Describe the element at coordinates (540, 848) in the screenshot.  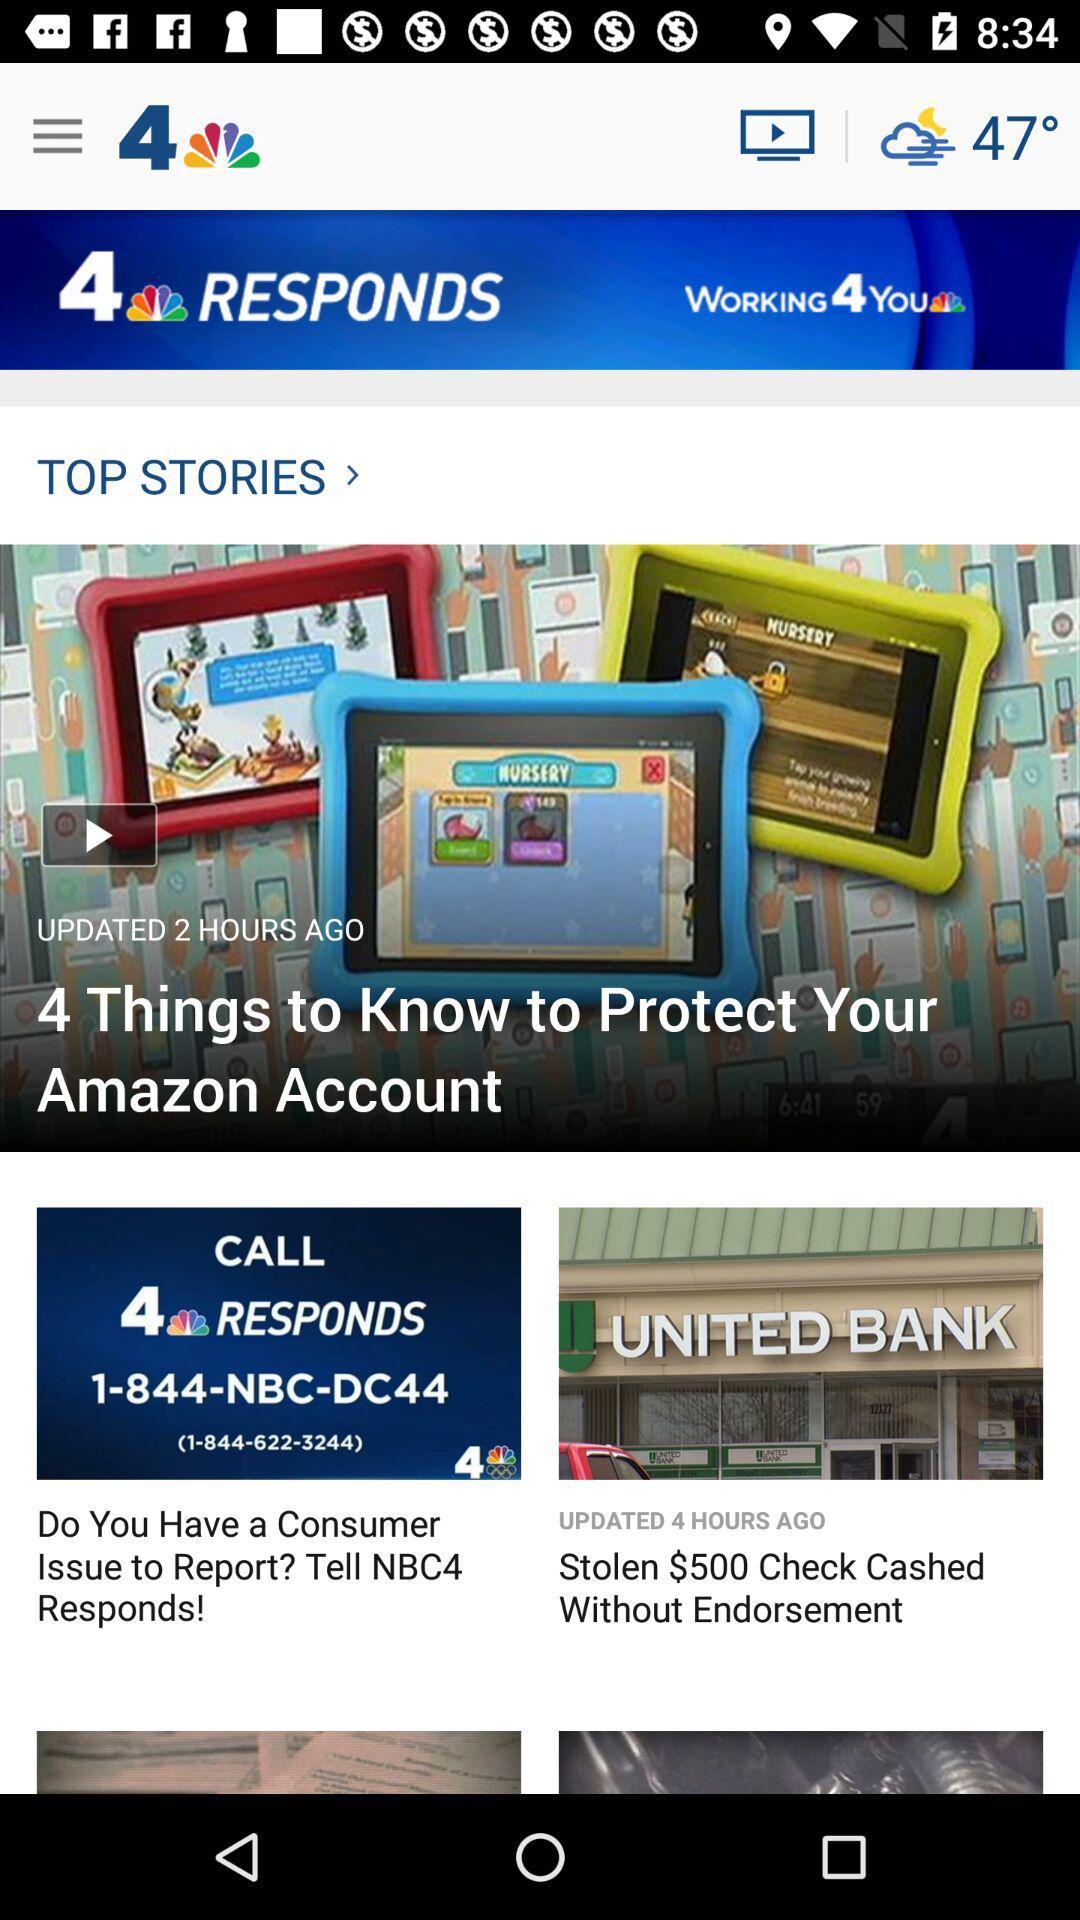
I see `article` at that location.